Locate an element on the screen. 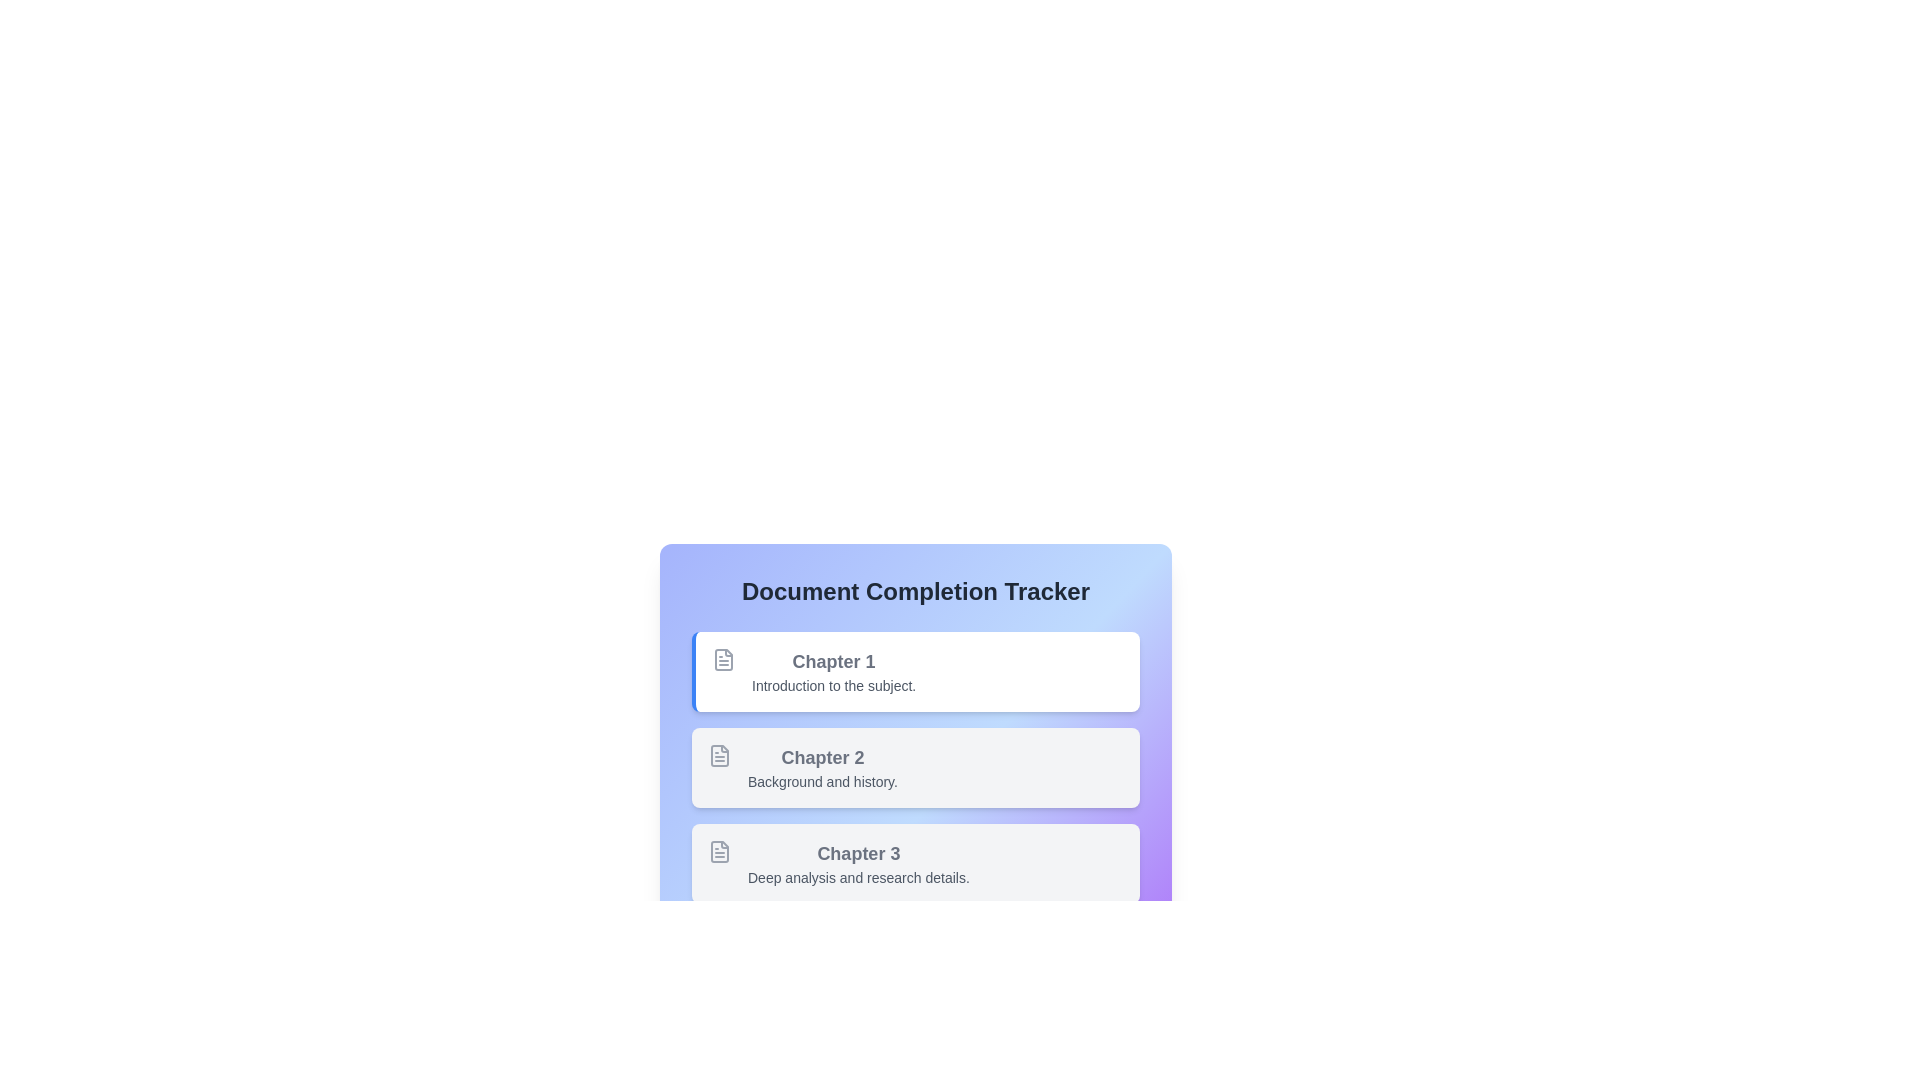 The image size is (1920, 1080). the document icon, which is an outlined file shape in gray, located to the left of the text 'Chapter 2 Background and history.' is located at coordinates (720, 756).